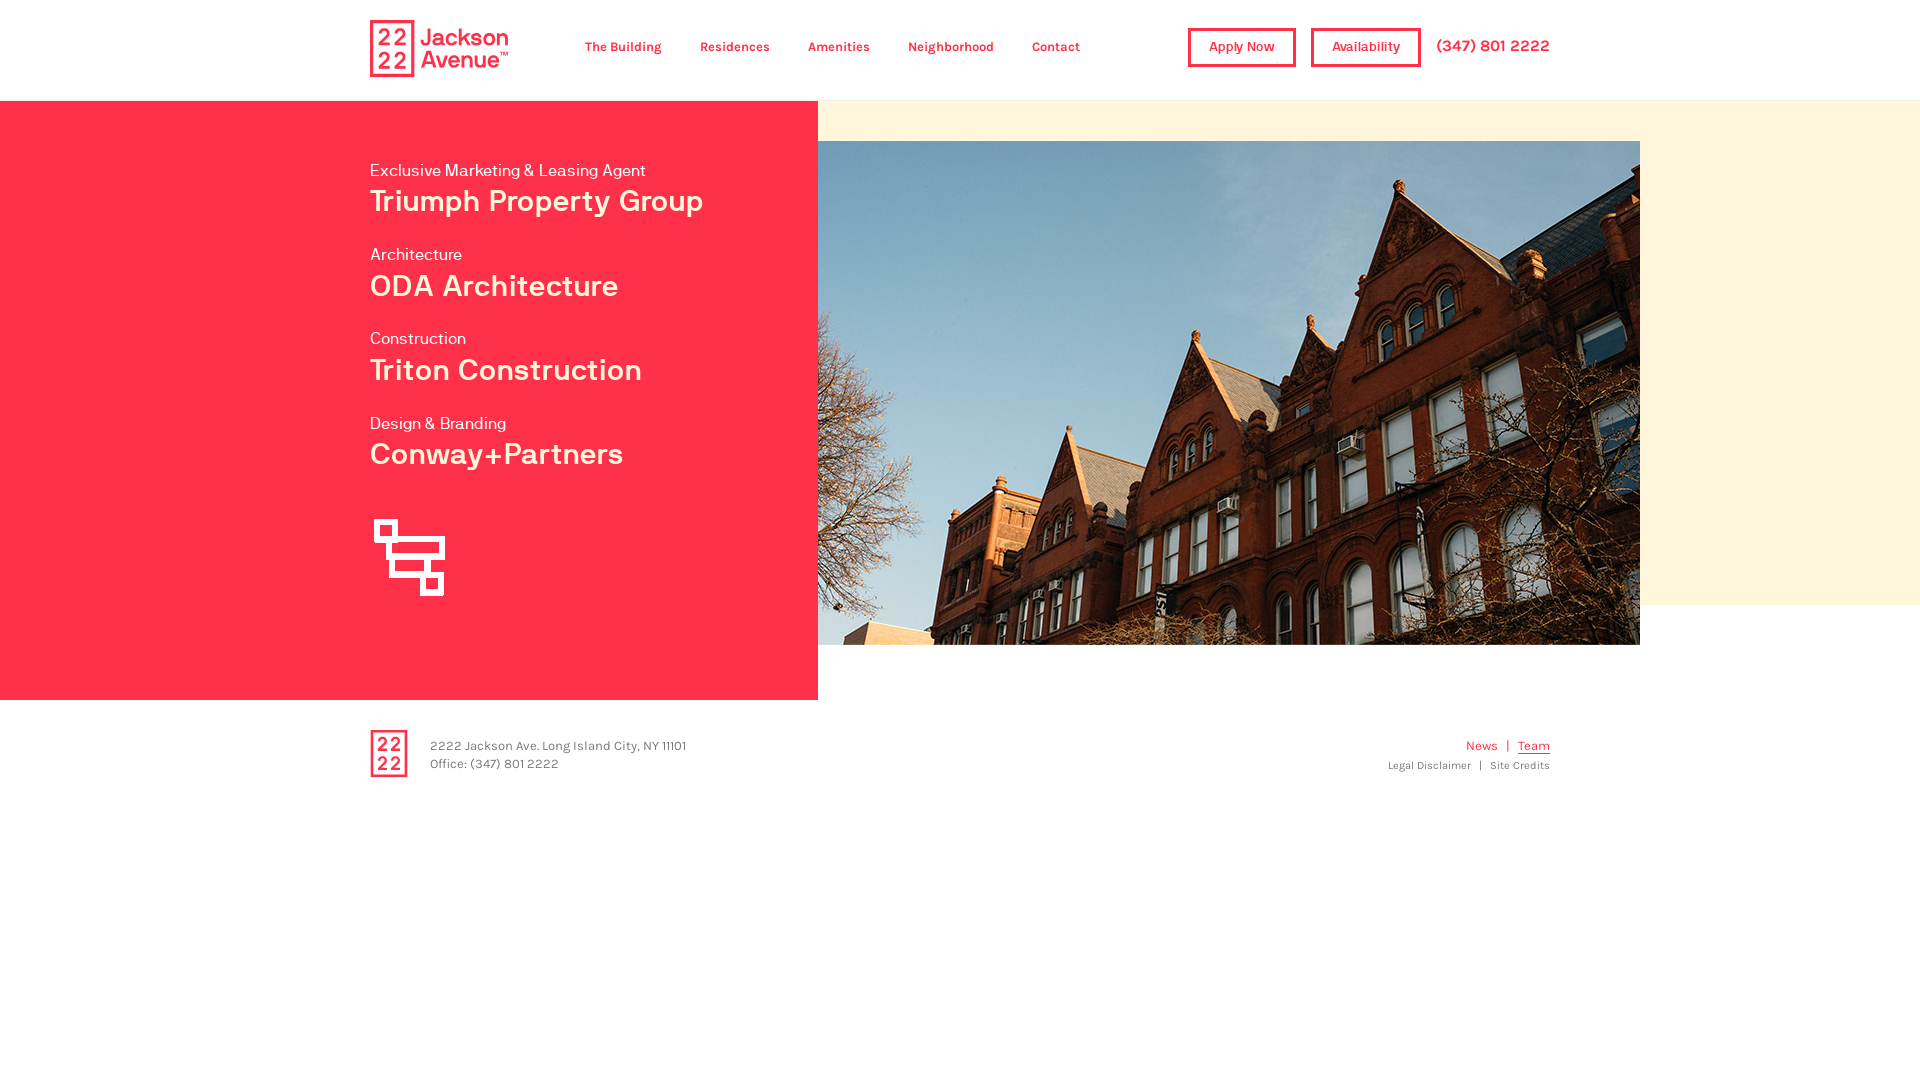  Describe the element at coordinates (494, 763) in the screenshot. I see `'Office: (347) 801 2222'` at that location.